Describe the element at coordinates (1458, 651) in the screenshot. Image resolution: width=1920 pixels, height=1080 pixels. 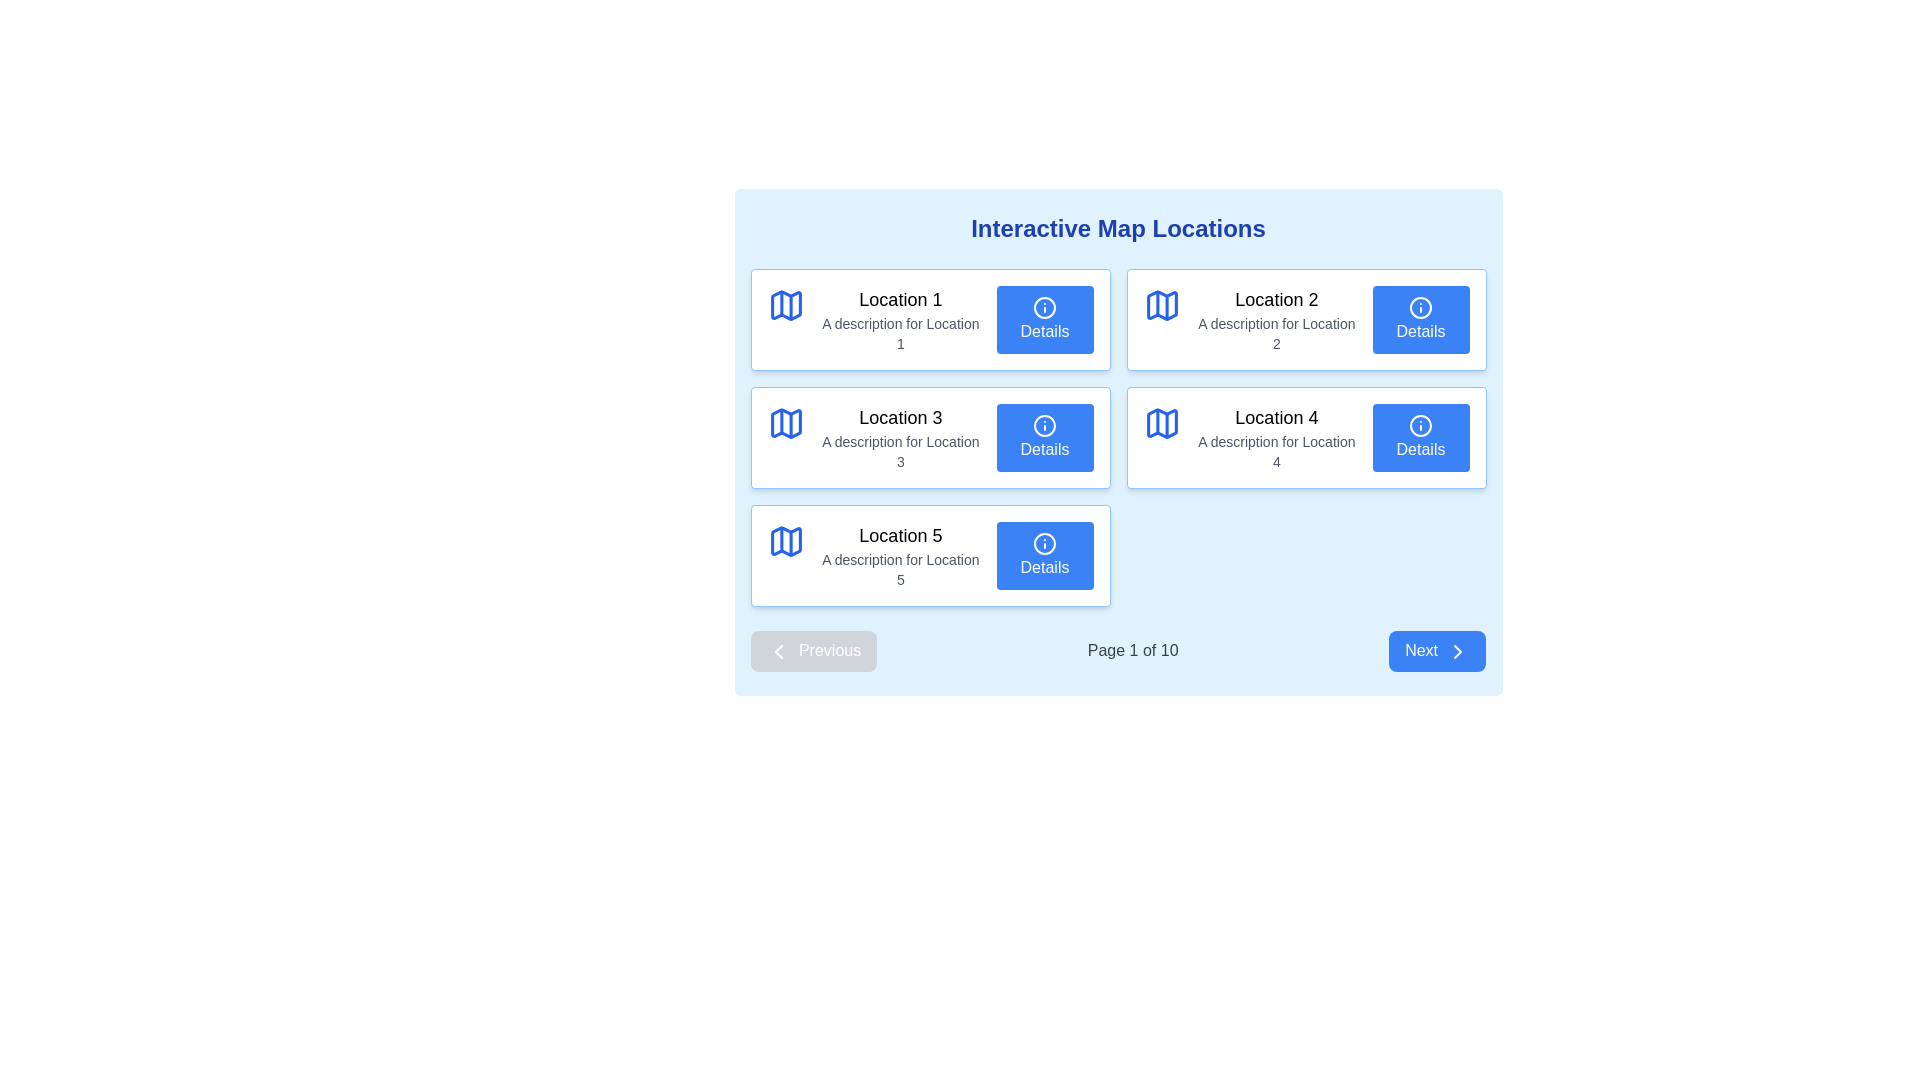
I see `the forward navigation icon located at the center of the 'Next' button, positioned near the bottom-right corner of the interface` at that location.